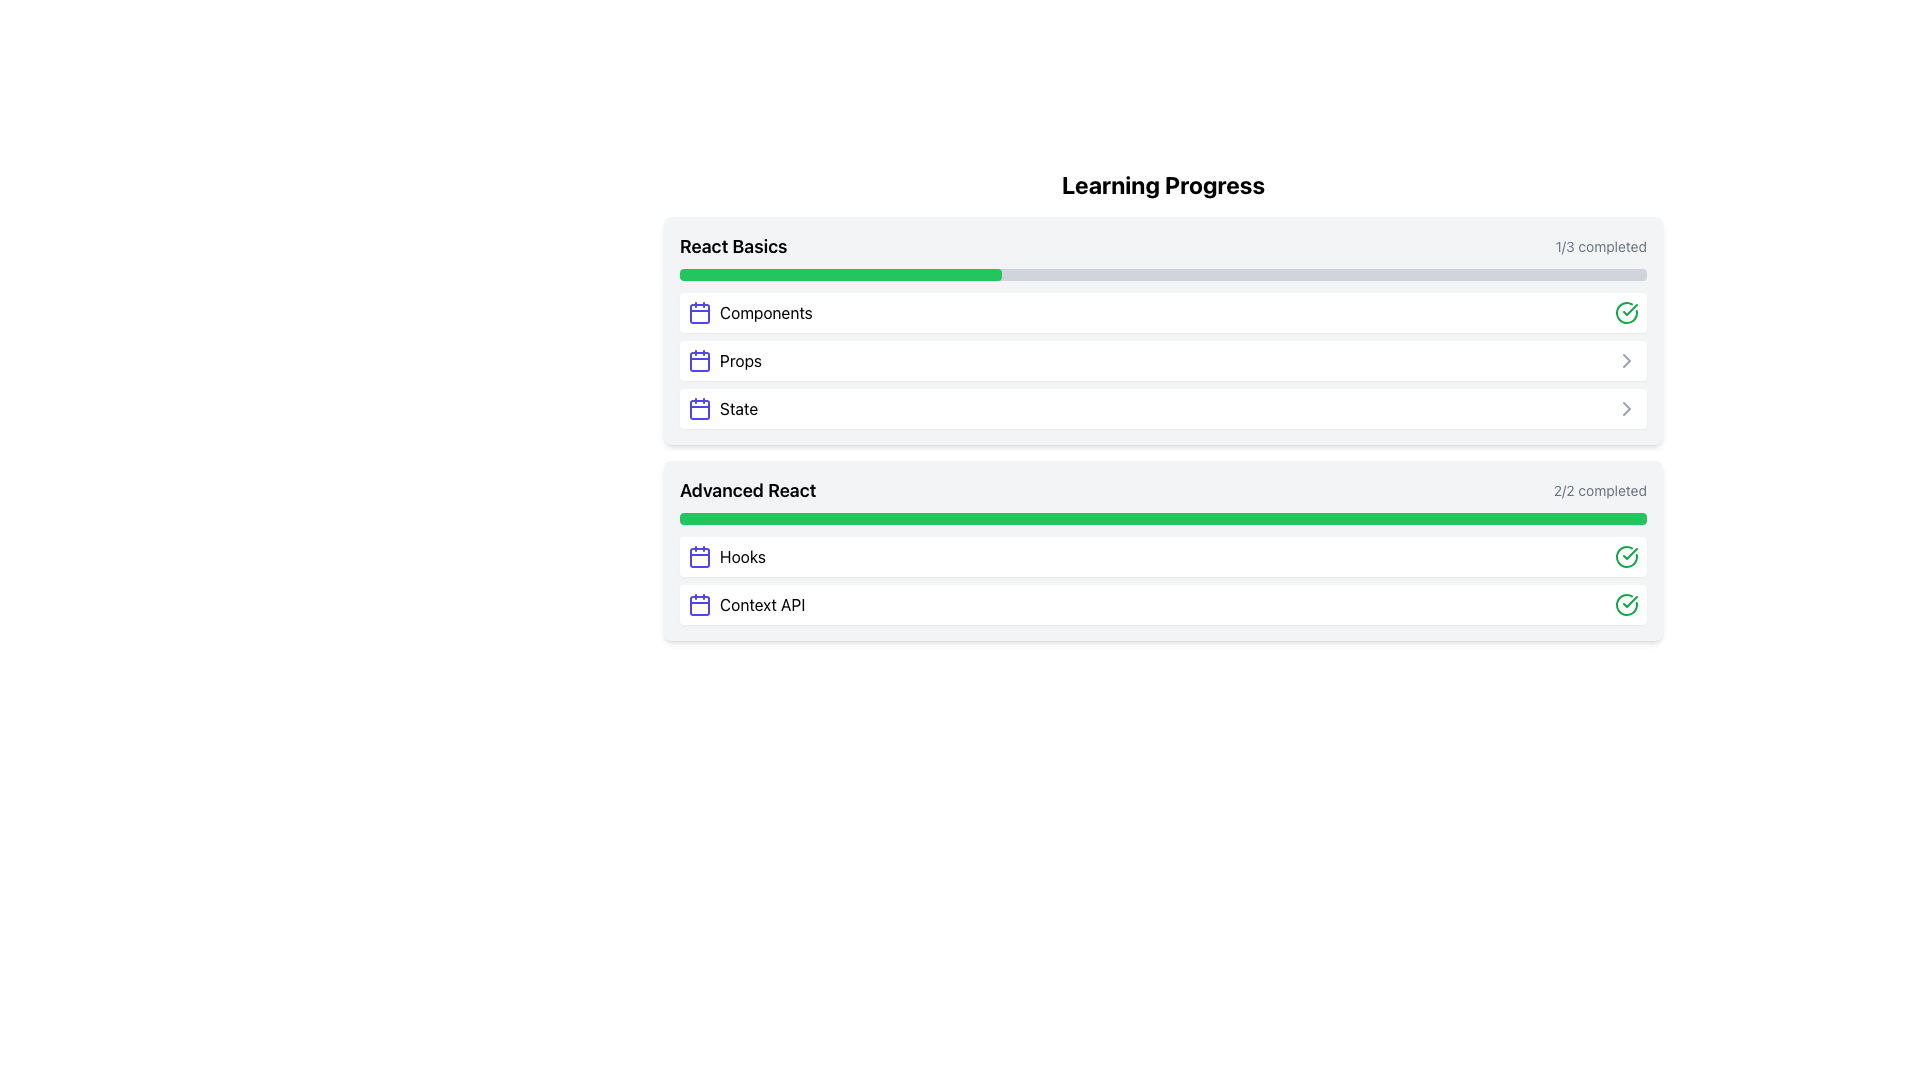  I want to click on the calendar icon's background element, which serves as the base for date markers and is centrally positioned within the calendar structure, so click(700, 604).